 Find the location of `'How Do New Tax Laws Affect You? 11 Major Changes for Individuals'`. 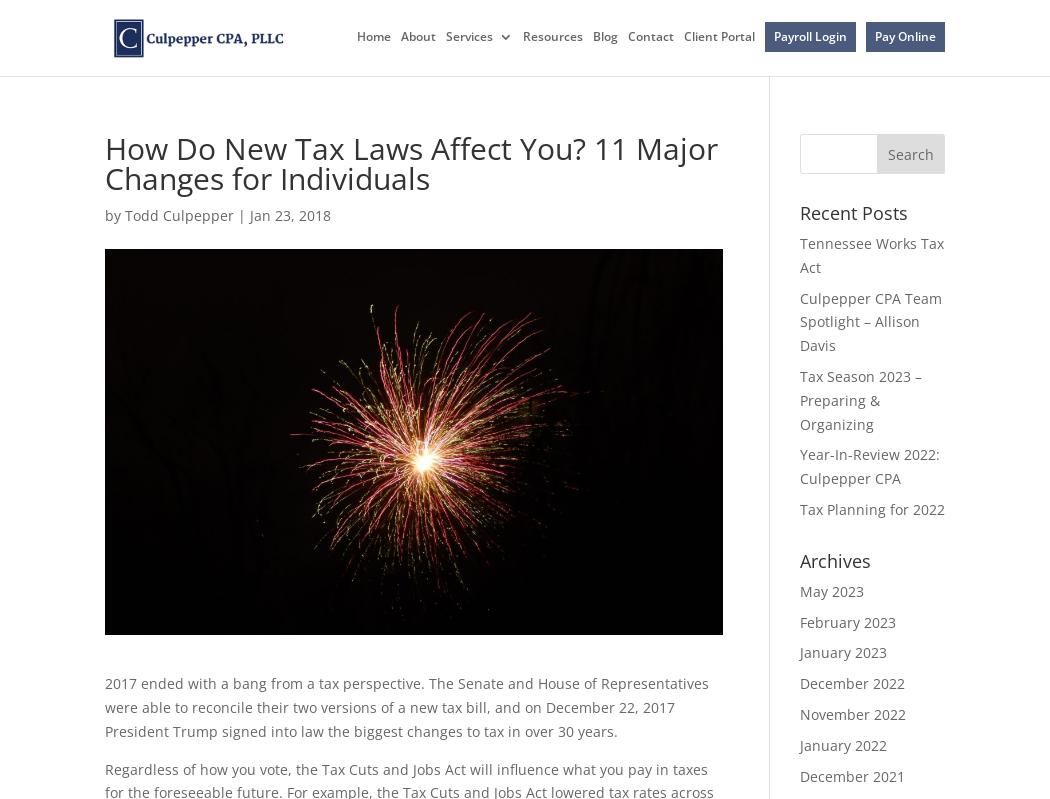

'How Do New Tax Laws Affect You? 11 Major Changes for Individuals' is located at coordinates (411, 162).